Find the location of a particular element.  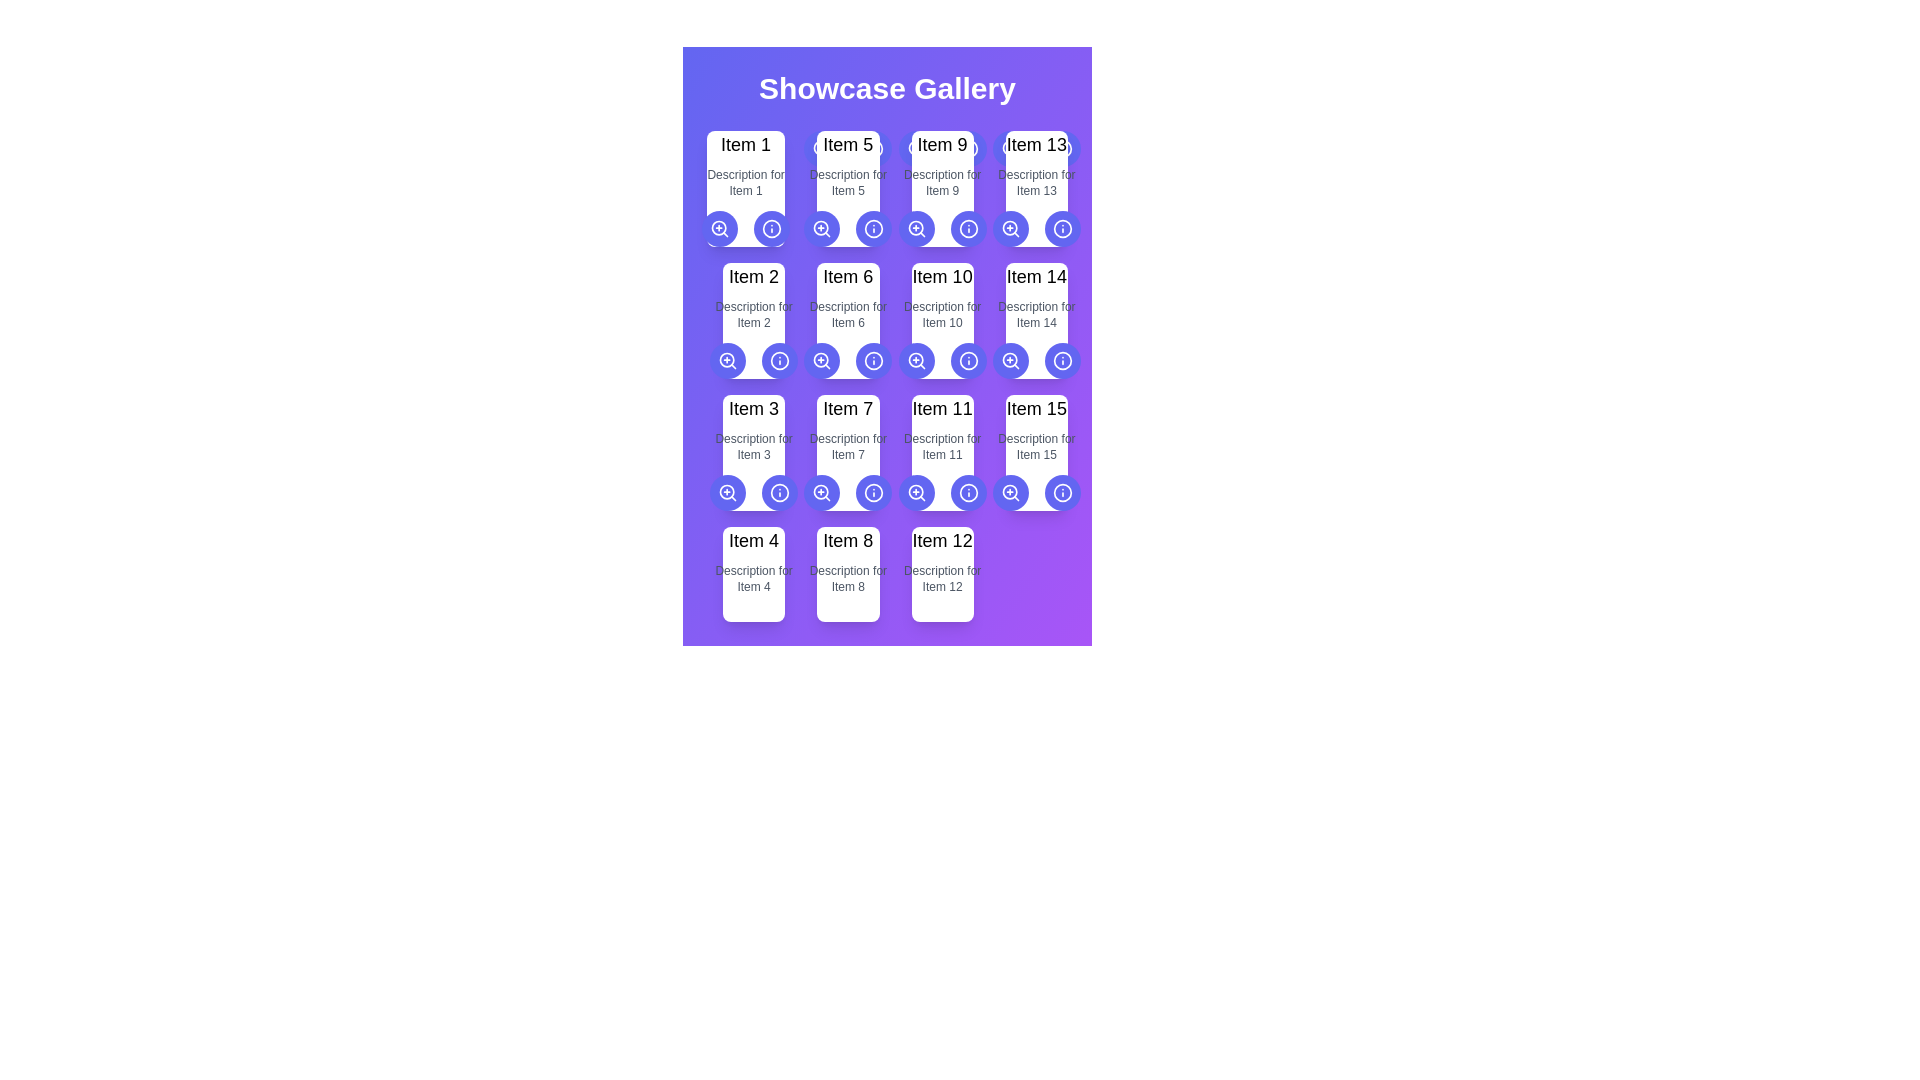

the magnifying glass icon with a plus sign in the center, located within a circular button with a purple background below the 'Item 2' card is located at coordinates (727, 361).